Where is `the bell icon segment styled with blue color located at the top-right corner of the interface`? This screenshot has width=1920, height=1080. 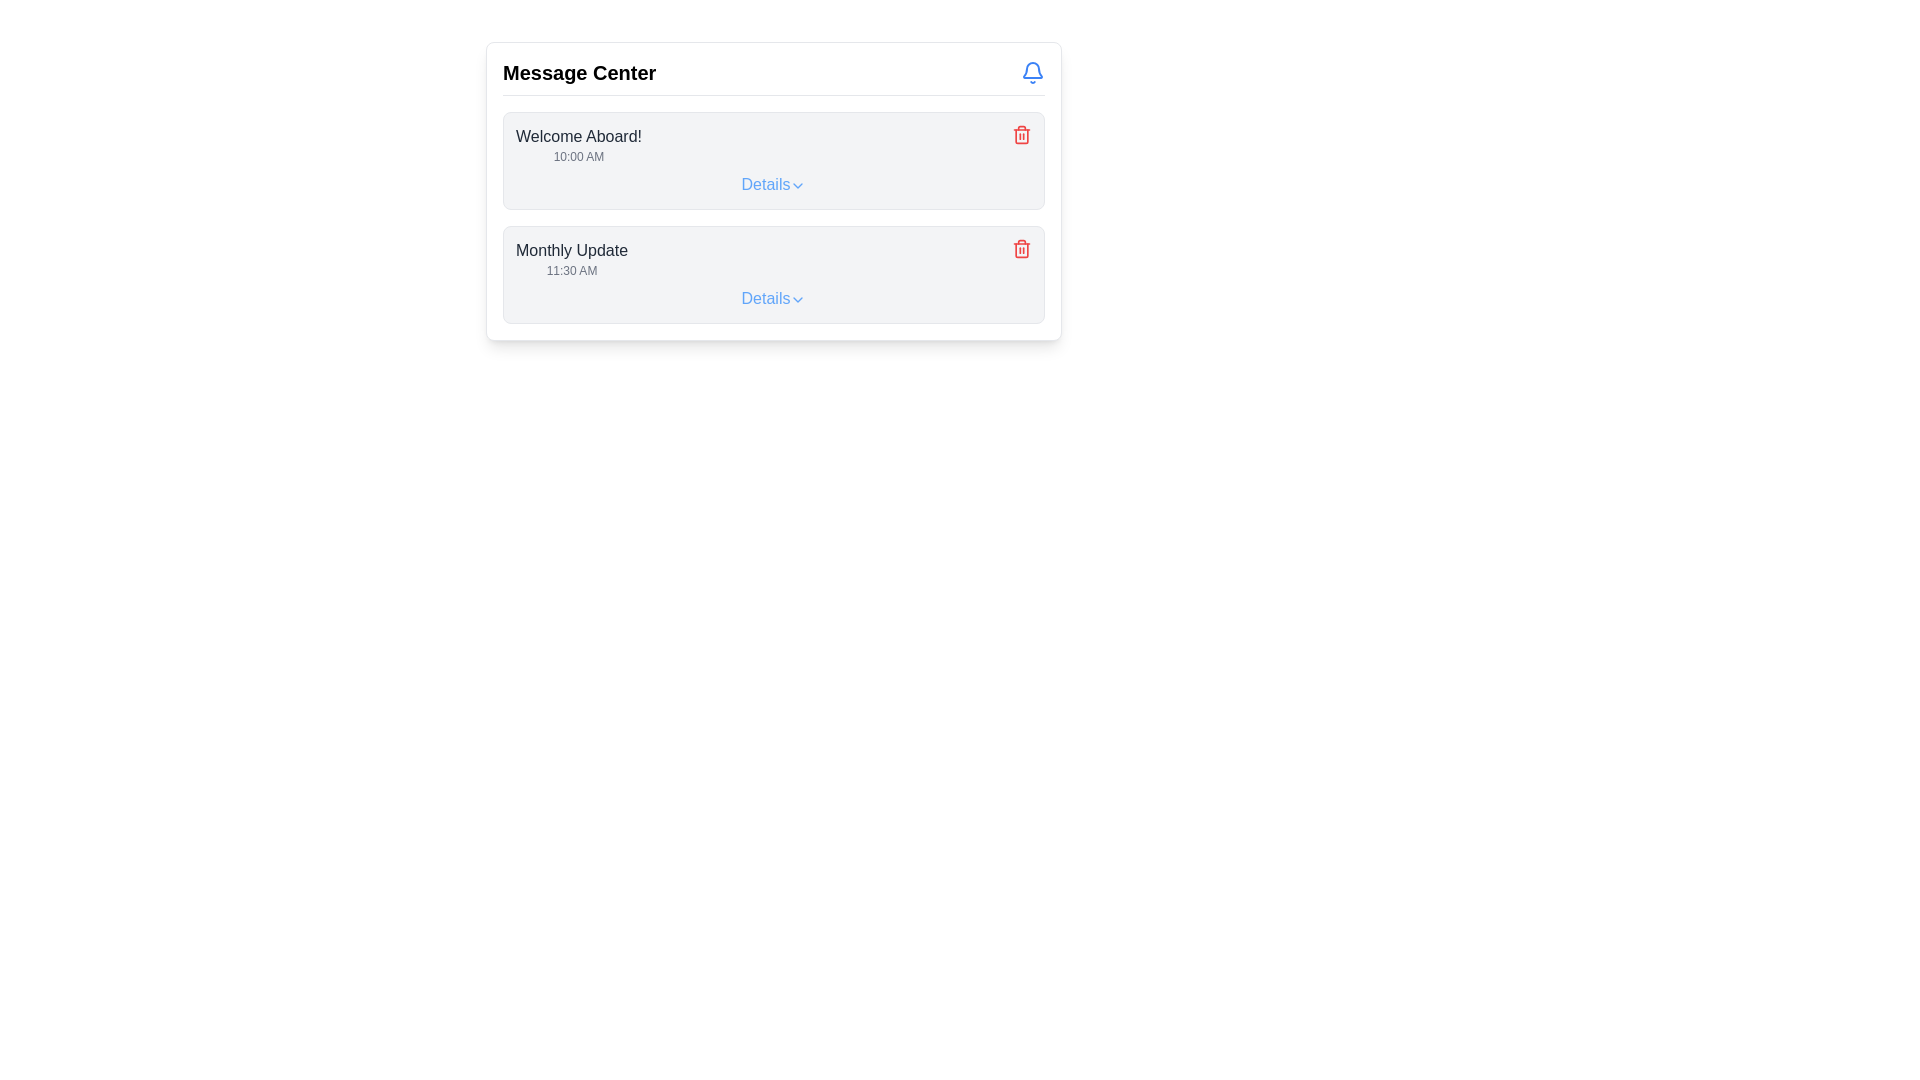 the bell icon segment styled with blue color located at the top-right corner of the interface is located at coordinates (1032, 69).